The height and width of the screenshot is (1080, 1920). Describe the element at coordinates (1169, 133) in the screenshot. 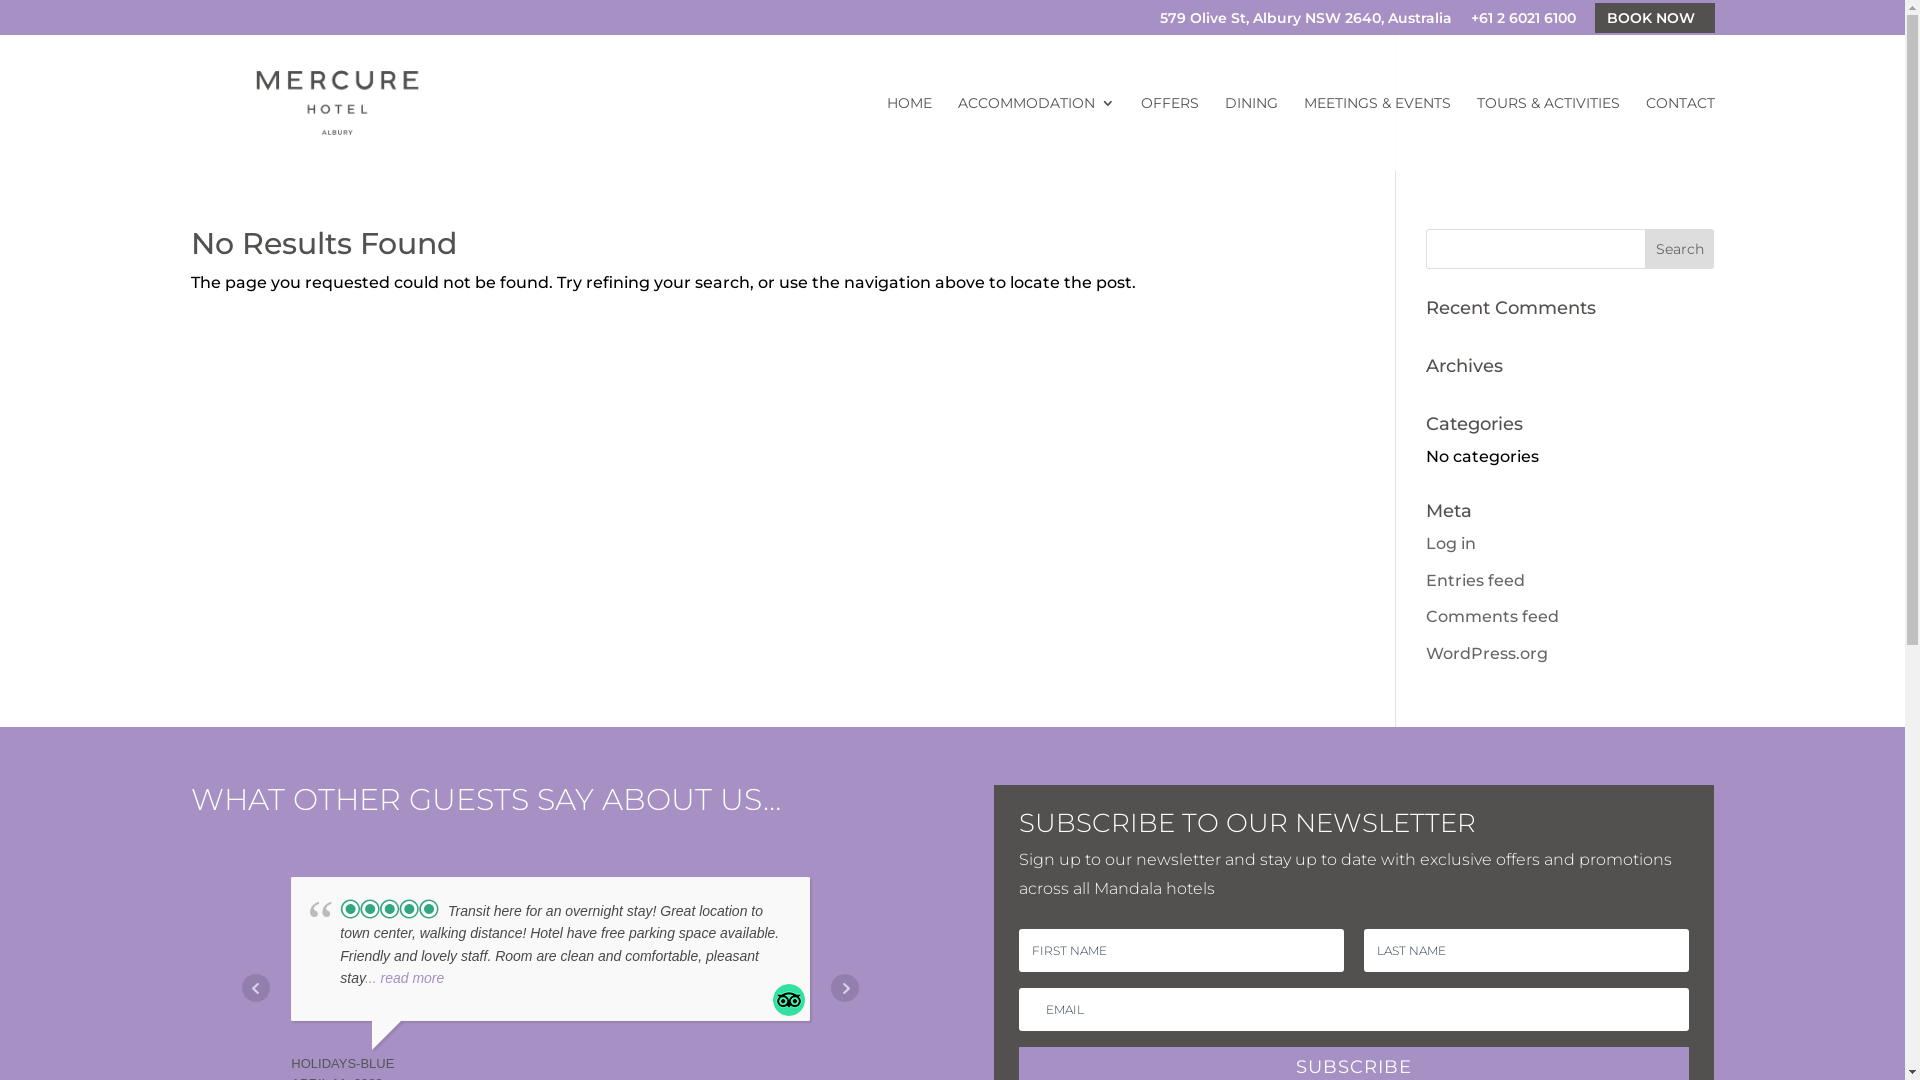

I see `'OFFERS'` at that location.